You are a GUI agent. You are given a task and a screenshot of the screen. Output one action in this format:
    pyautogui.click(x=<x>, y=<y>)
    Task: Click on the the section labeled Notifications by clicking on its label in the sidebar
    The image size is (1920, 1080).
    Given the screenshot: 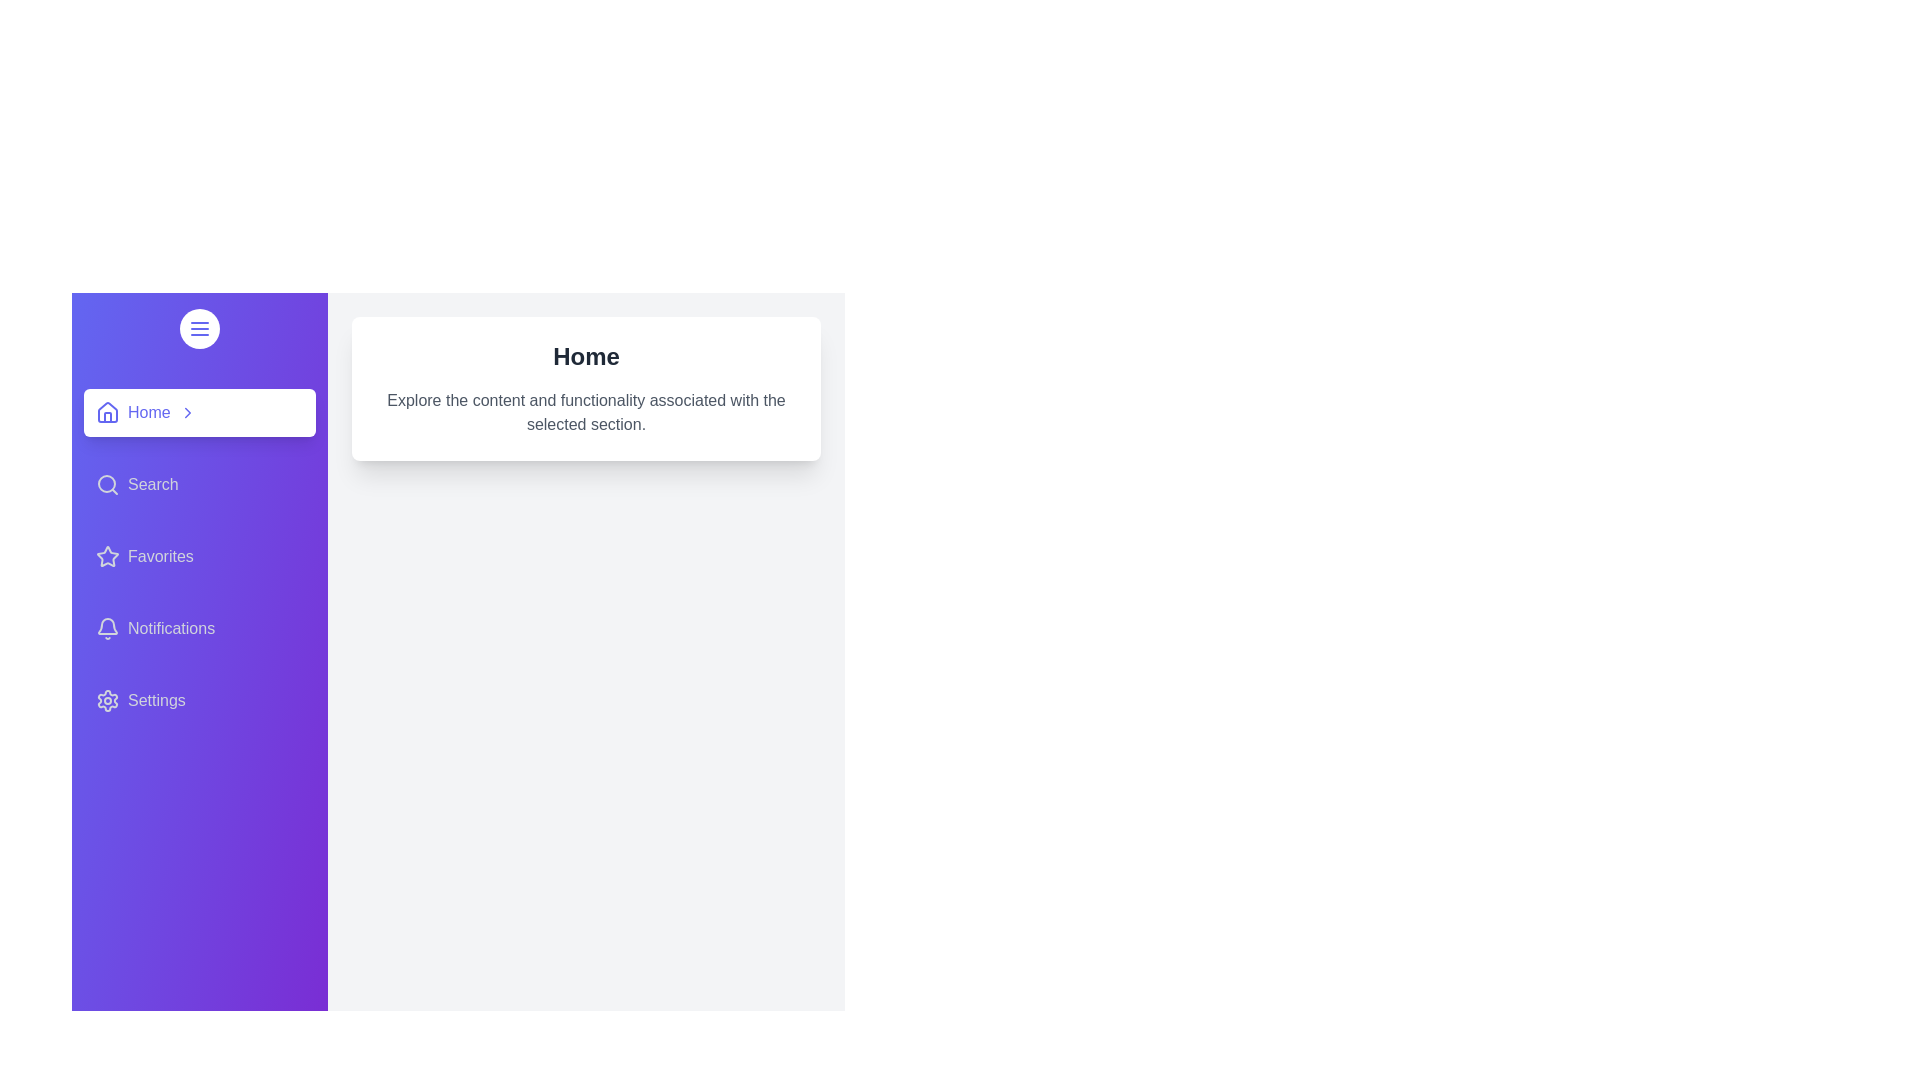 What is the action you would take?
    pyautogui.click(x=200, y=627)
    